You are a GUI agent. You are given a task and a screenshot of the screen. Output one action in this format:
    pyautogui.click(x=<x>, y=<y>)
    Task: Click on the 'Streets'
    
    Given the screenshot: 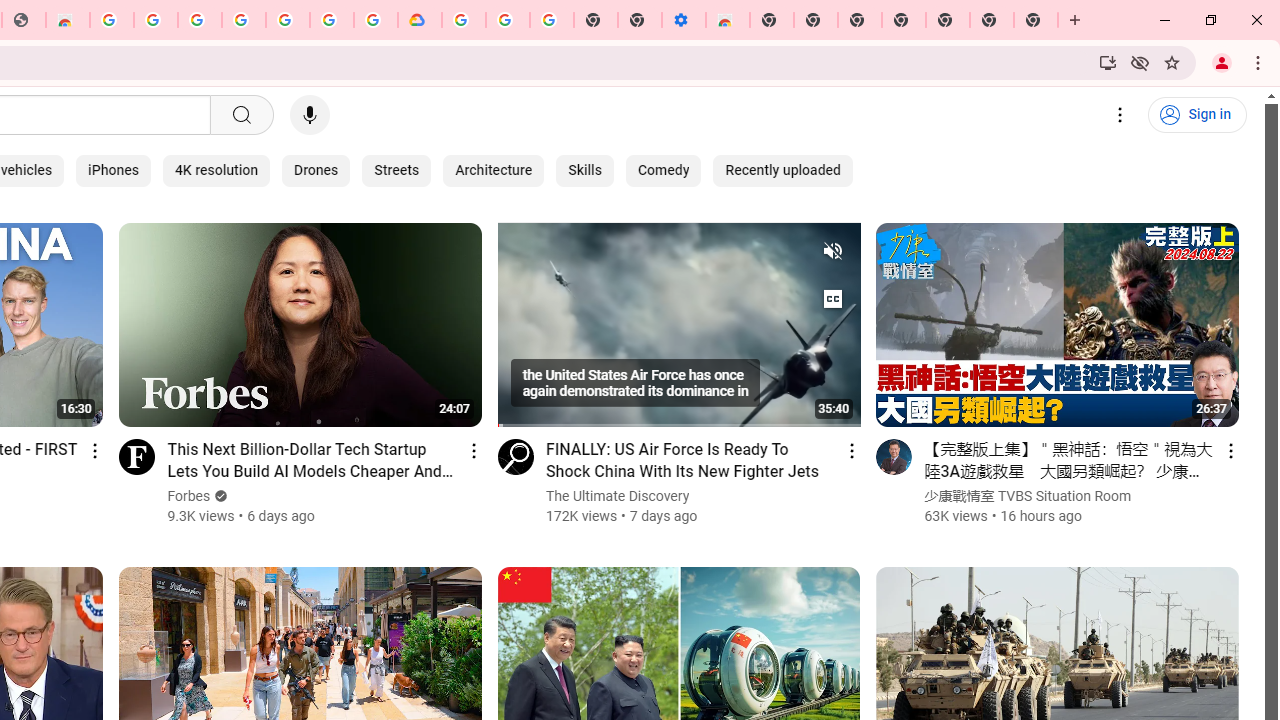 What is the action you would take?
    pyautogui.click(x=397, y=170)
    